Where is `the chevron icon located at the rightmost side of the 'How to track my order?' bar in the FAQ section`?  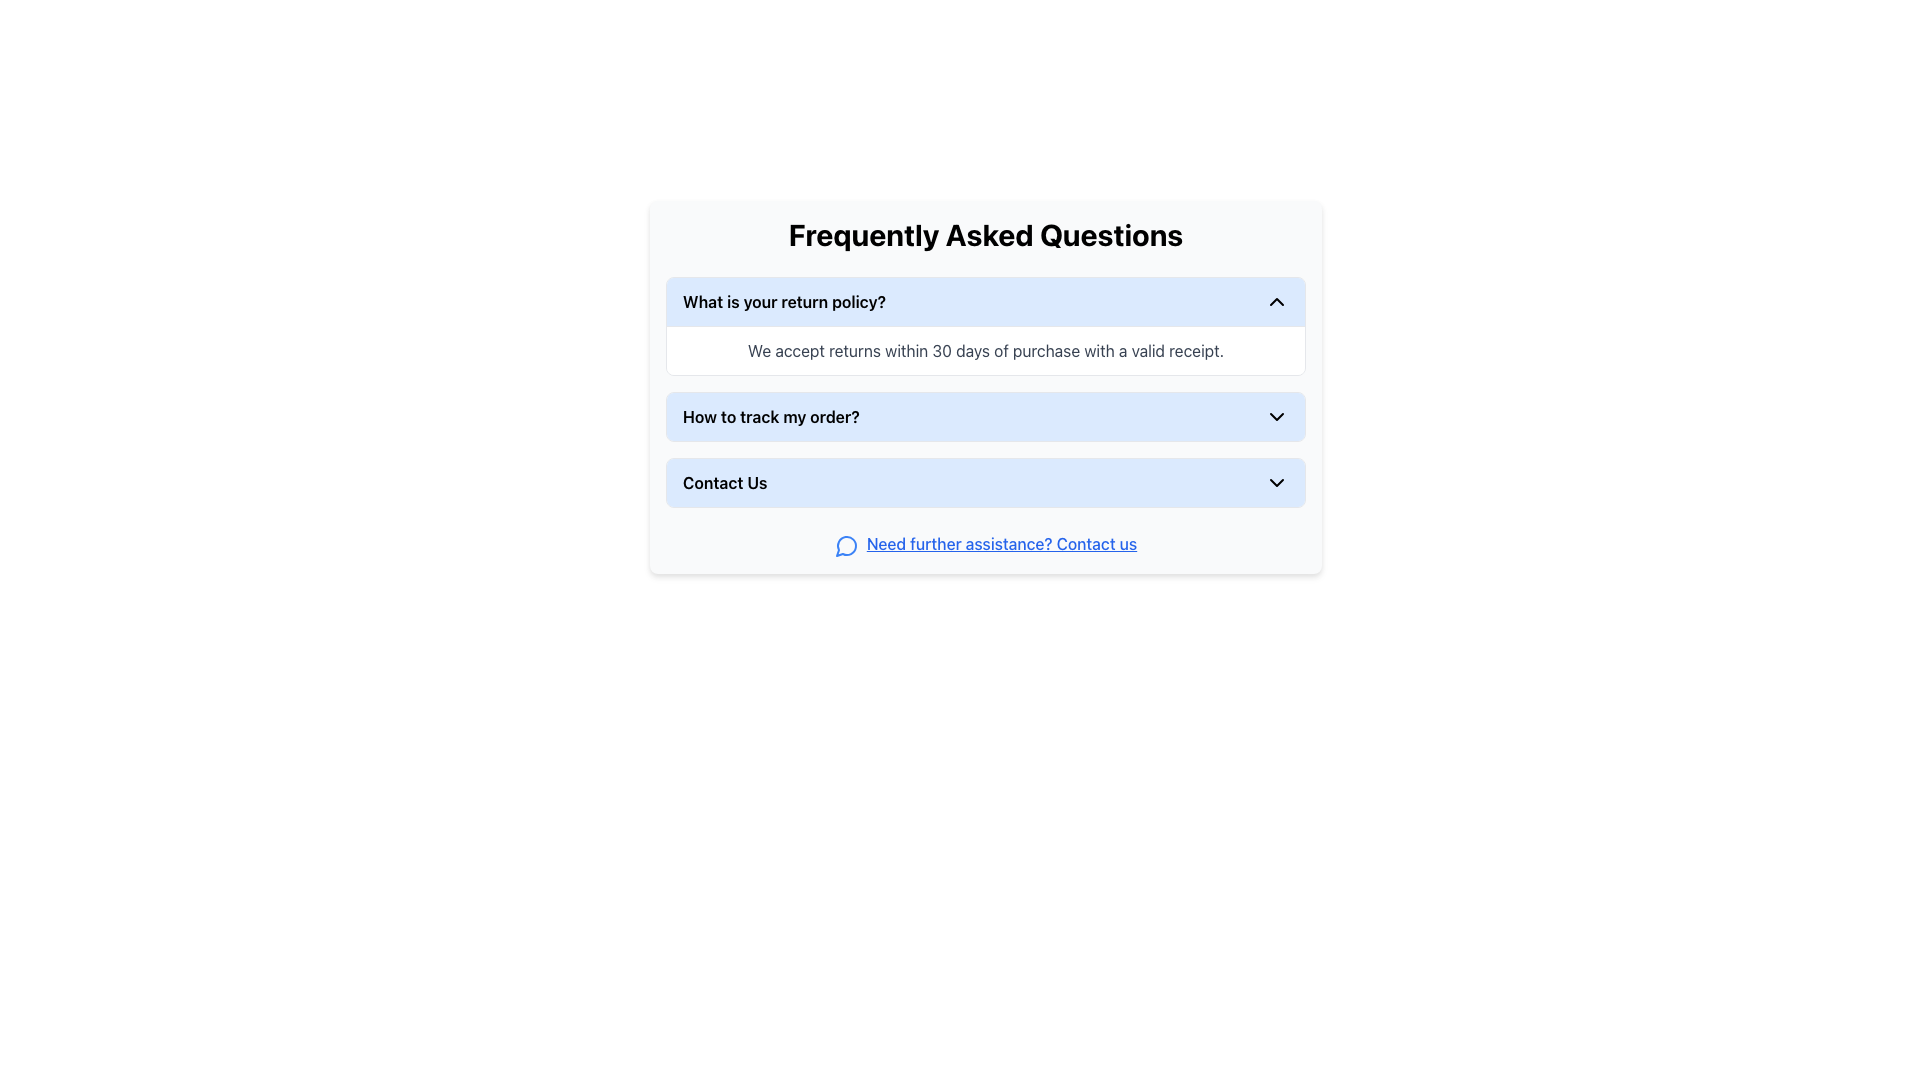 the chevron icon located at the rightmost side of the 'How to track my order?' bar in the FAQ section is located at coordinates (1275, 415).